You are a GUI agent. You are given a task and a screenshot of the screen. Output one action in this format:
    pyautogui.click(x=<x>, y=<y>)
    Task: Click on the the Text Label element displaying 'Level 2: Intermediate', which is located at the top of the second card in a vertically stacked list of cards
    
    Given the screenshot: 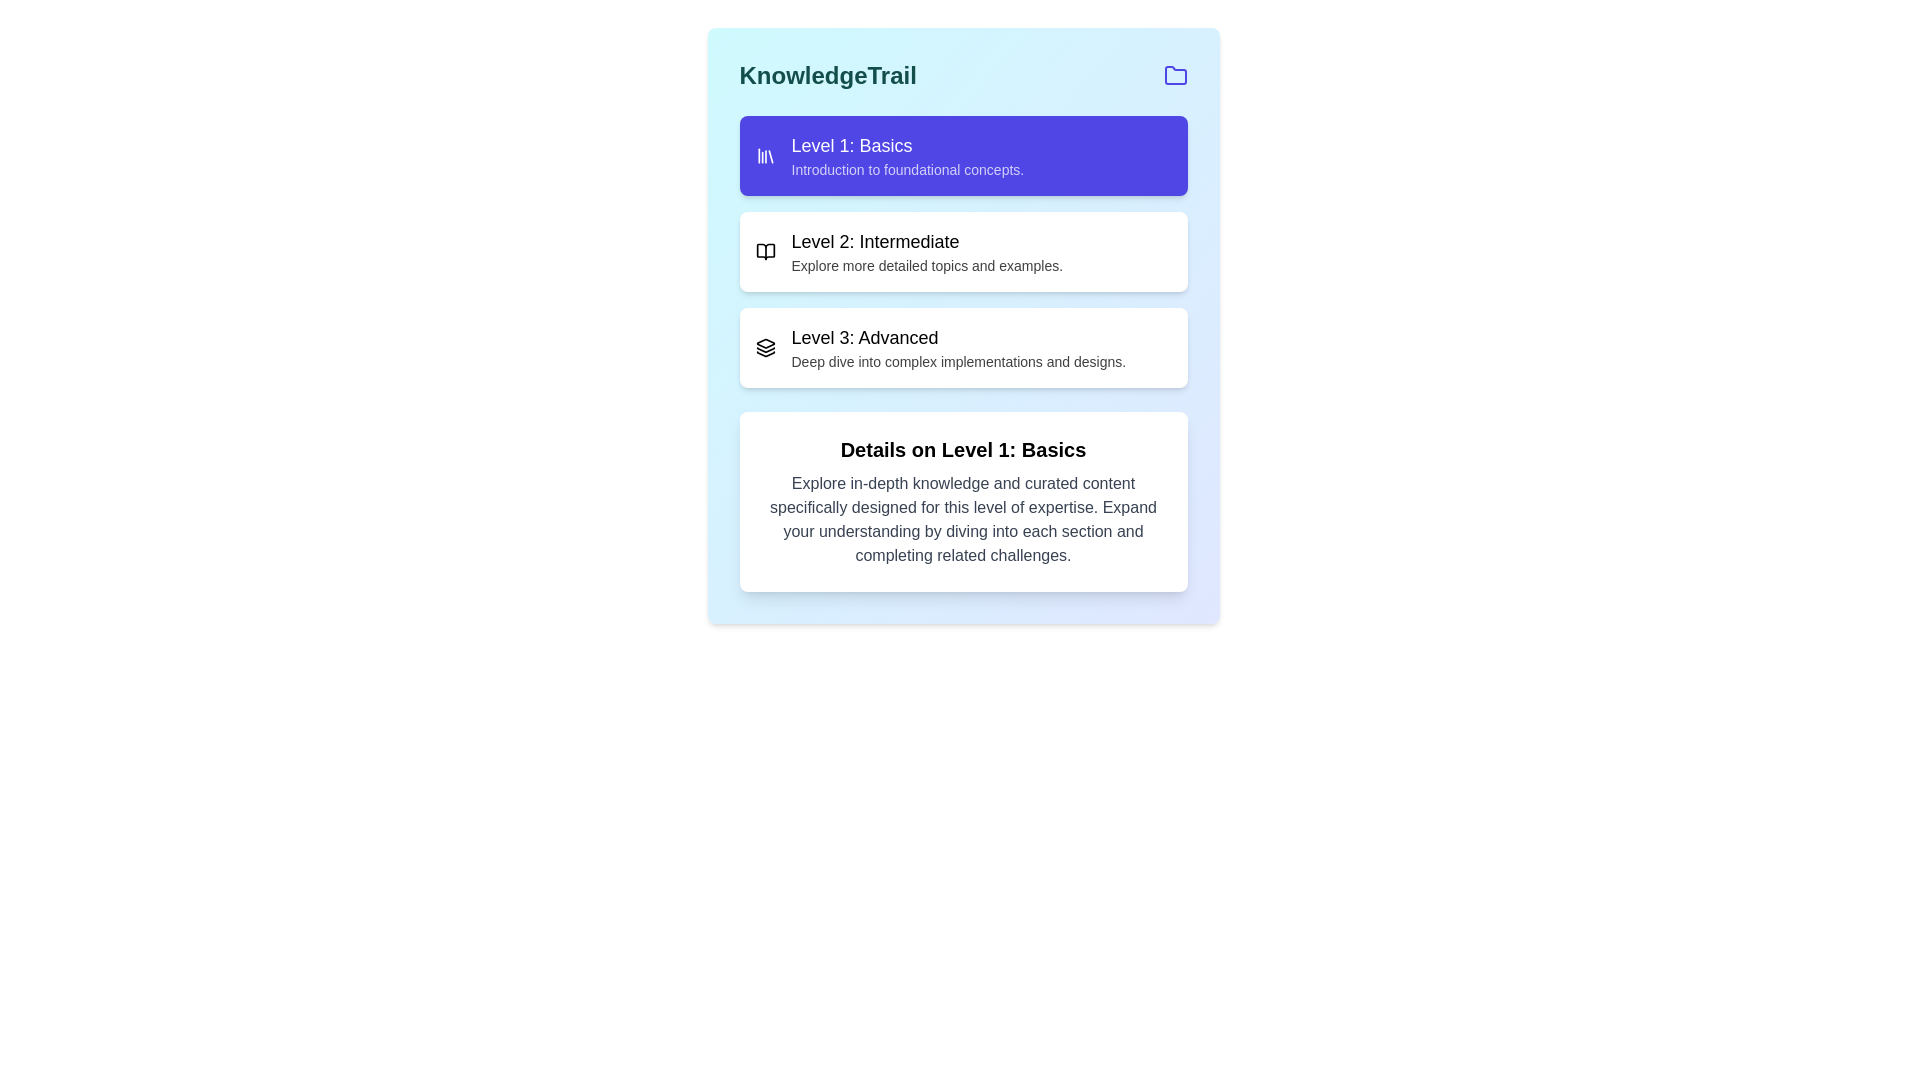 What is the action you would take?
    pyautogui.click(x=926, y=241)
    